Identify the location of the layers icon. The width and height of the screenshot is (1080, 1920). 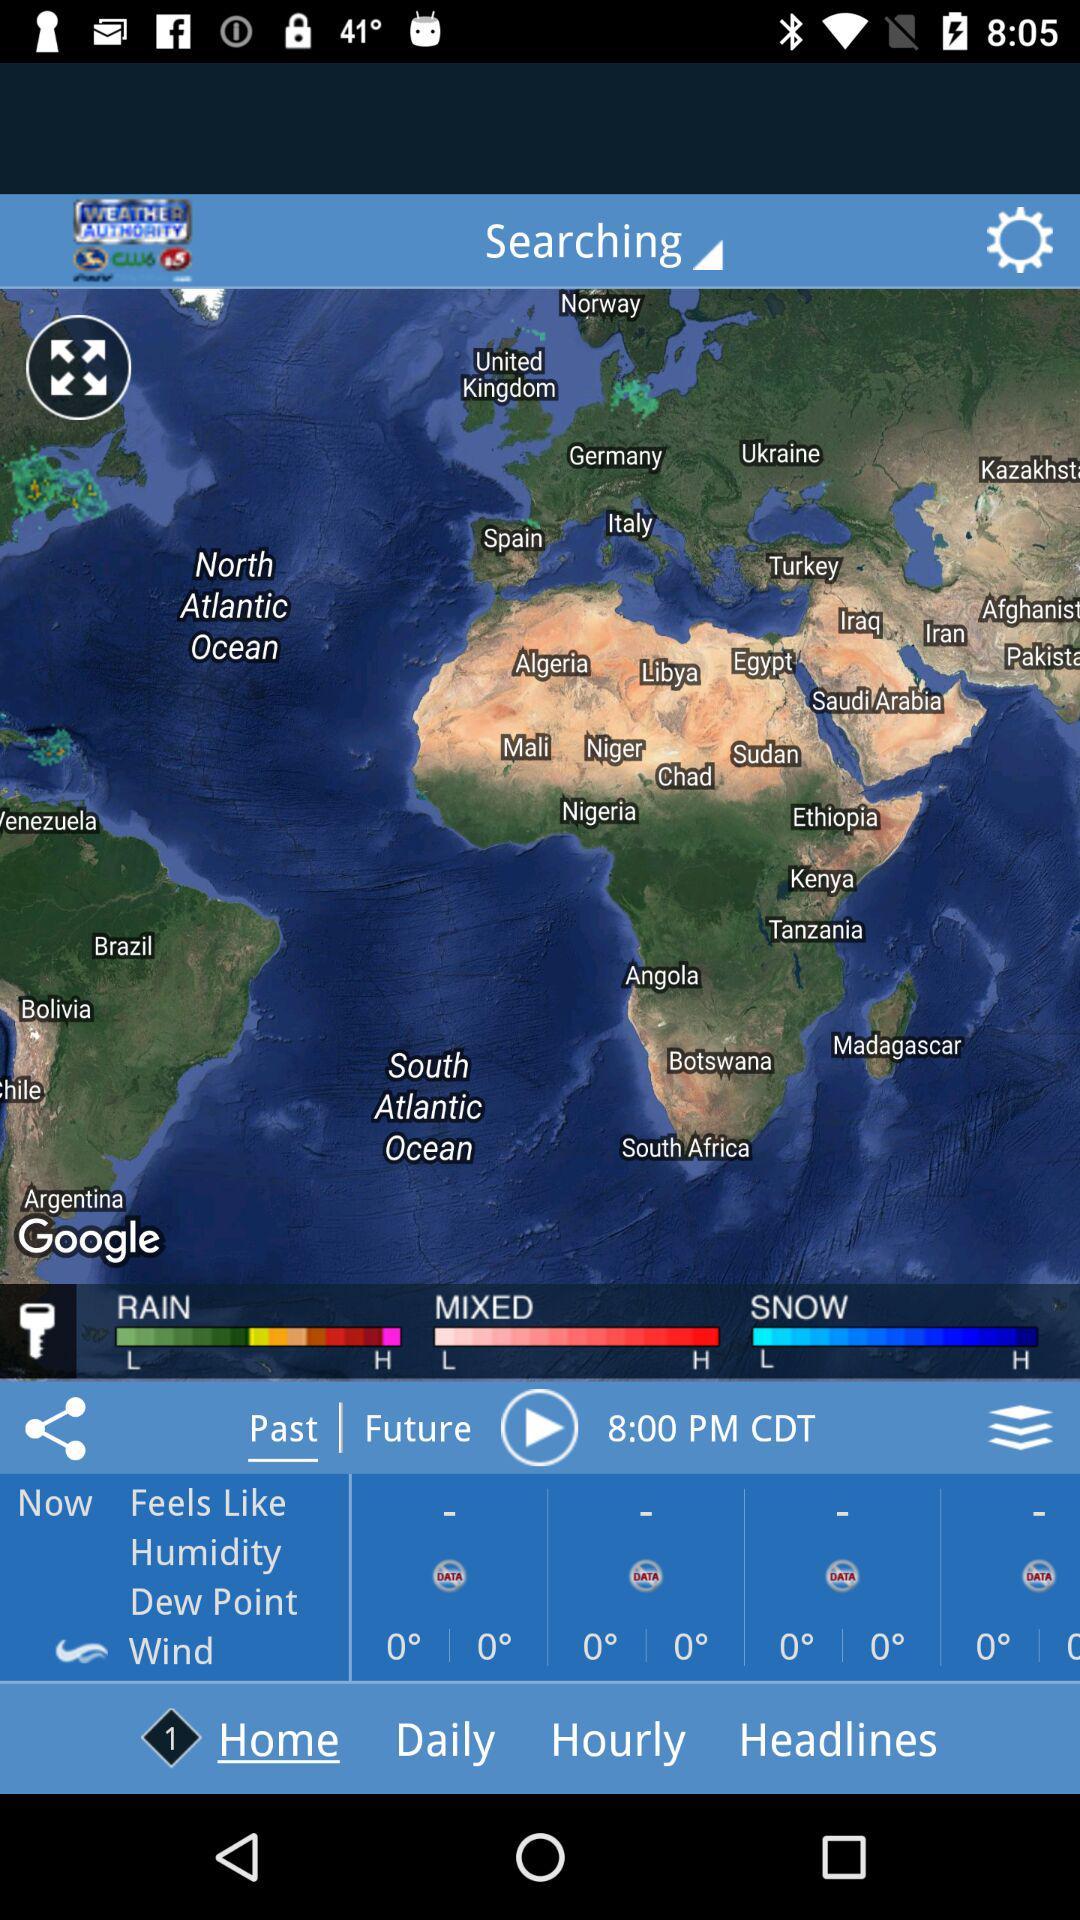
(1020, 1426).